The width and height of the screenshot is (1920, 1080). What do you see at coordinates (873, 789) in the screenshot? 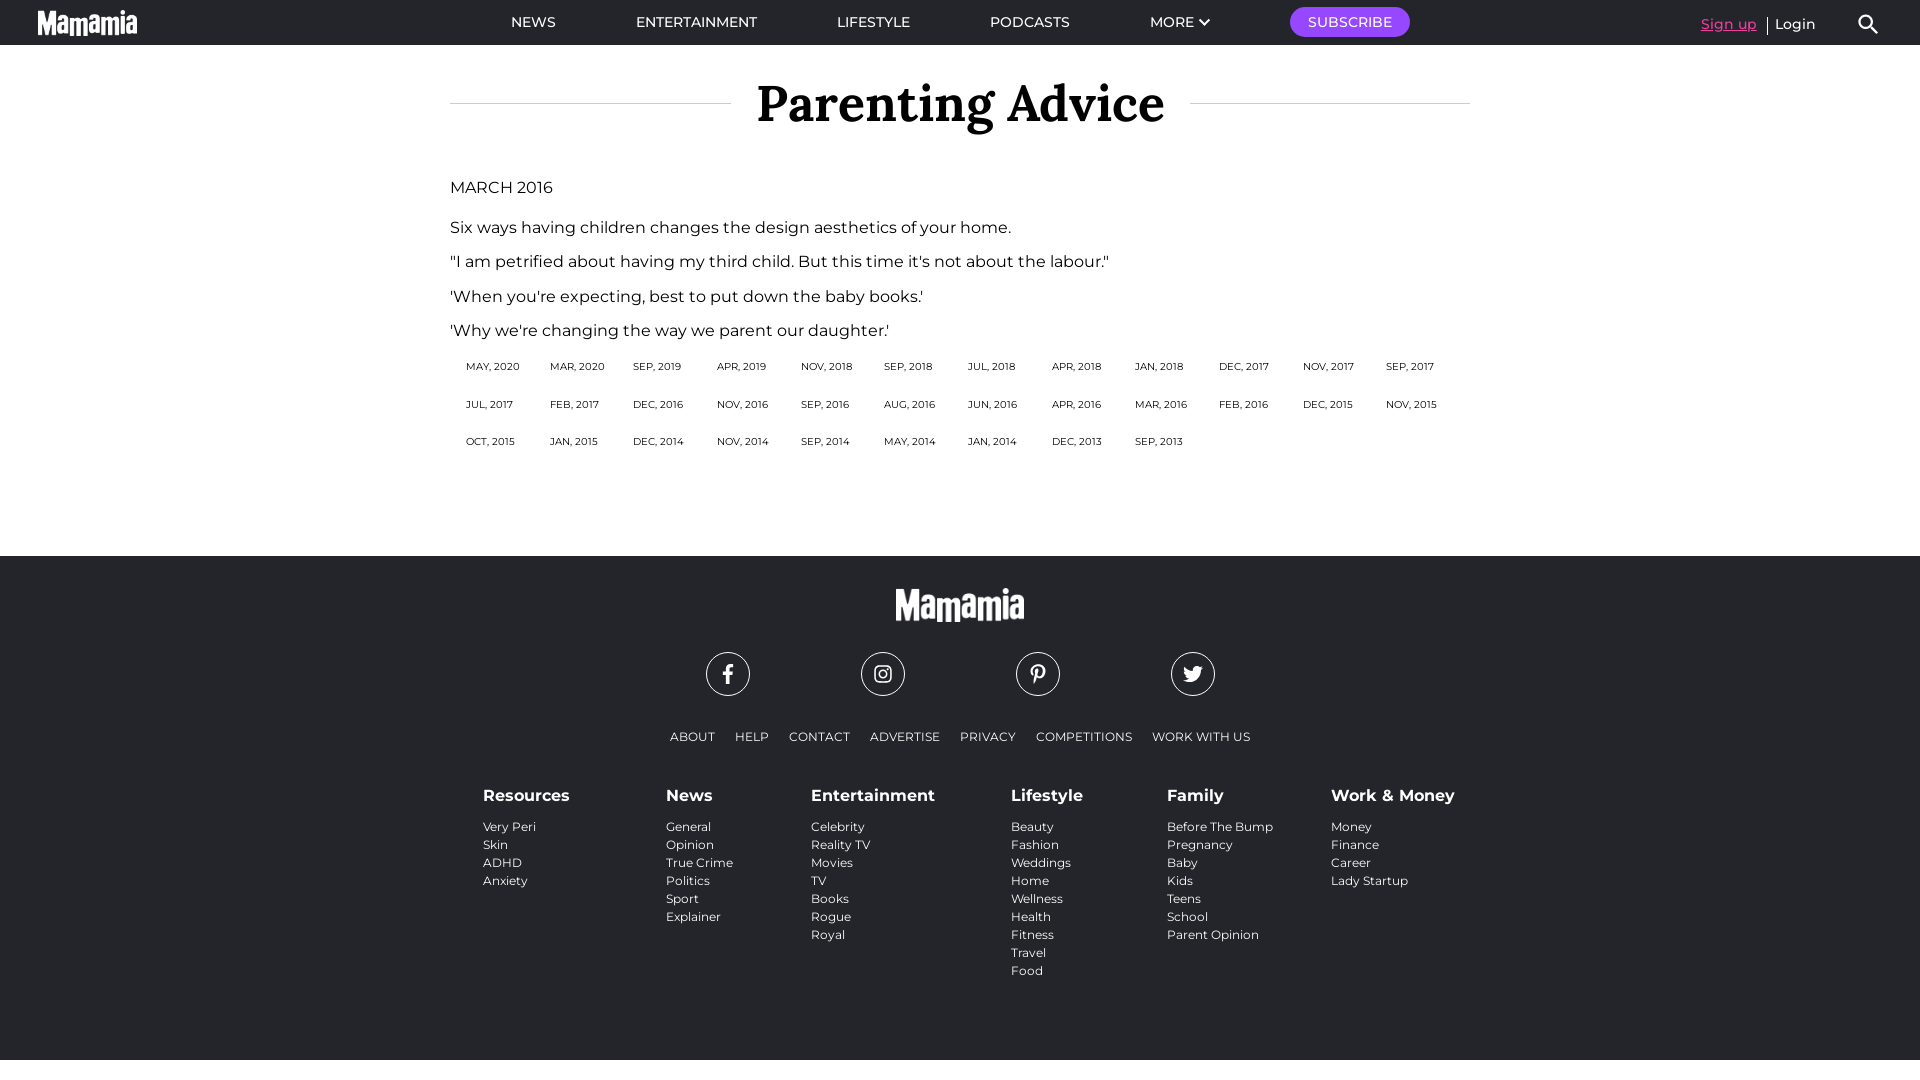
I see `'Entertainment'` at bounding box center [873, 789].